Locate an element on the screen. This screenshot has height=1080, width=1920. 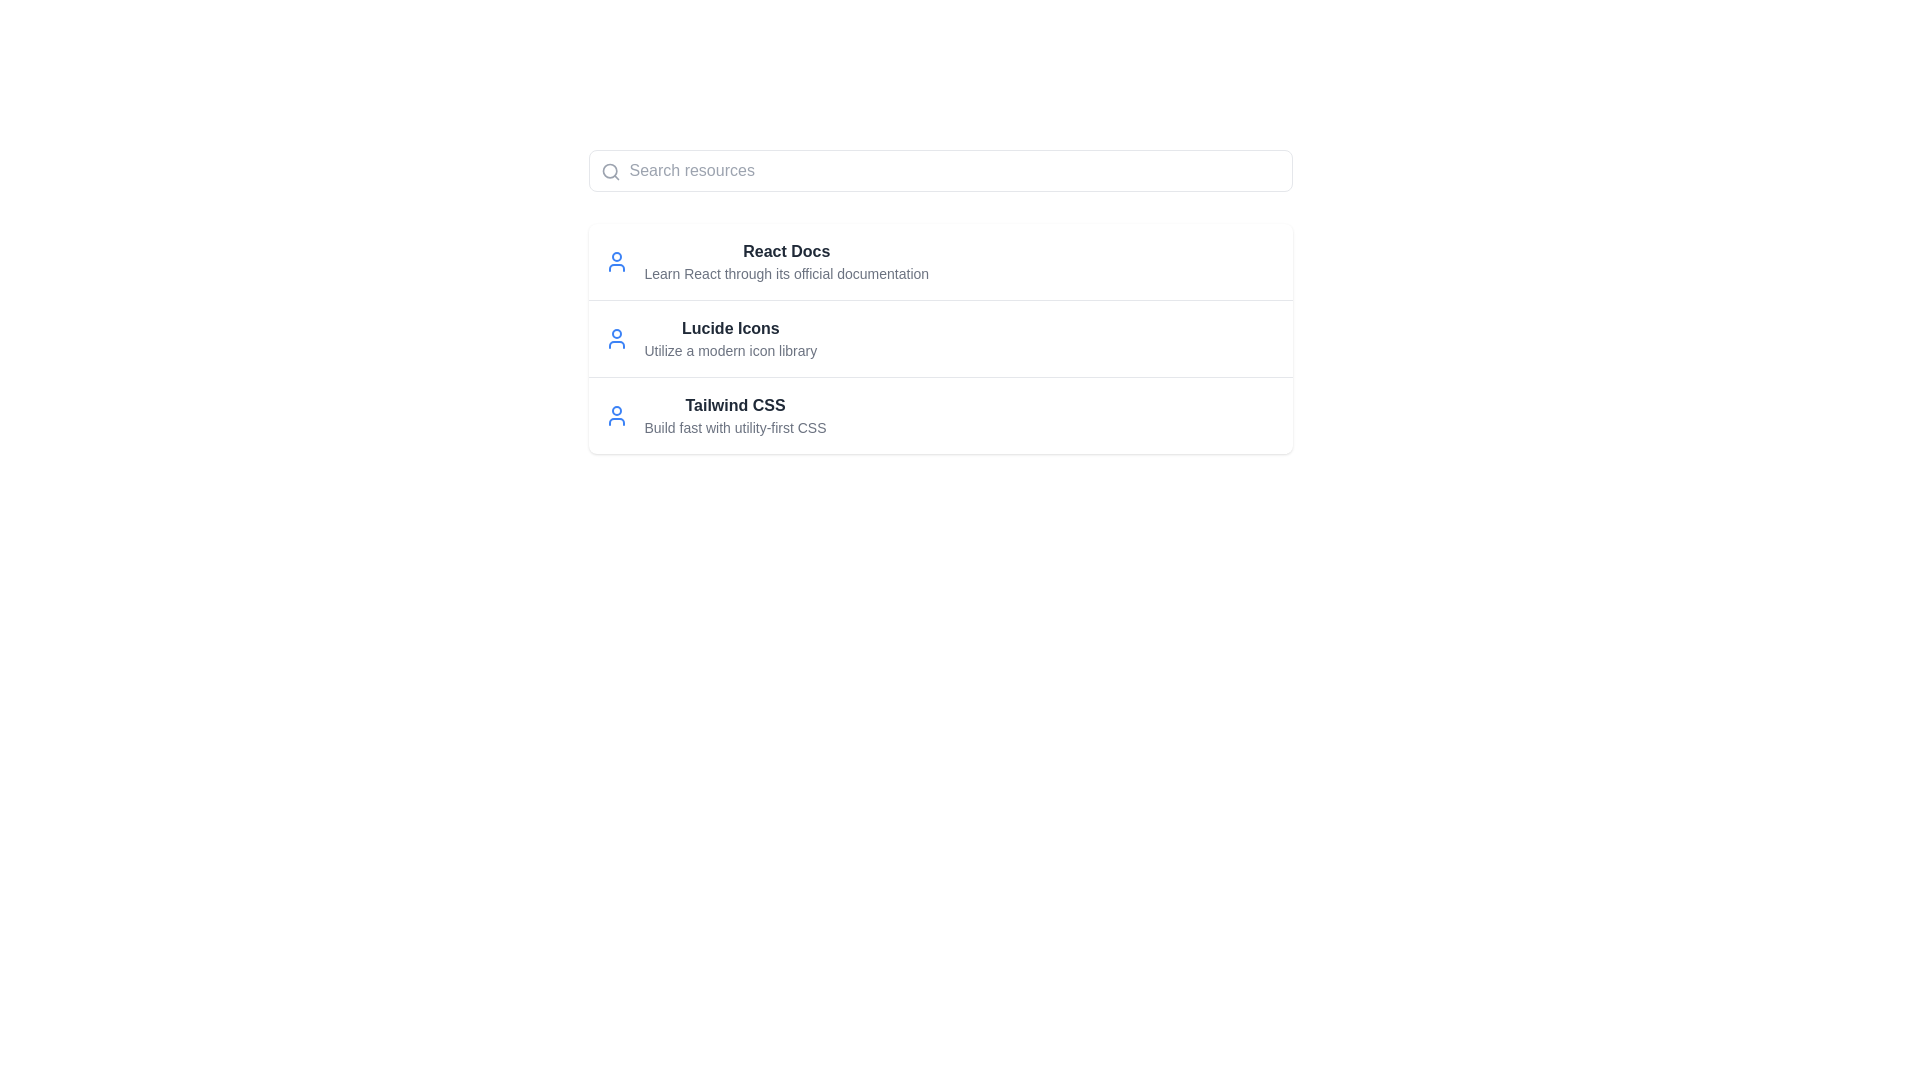
the static textual description providing additional information about the functionality or purpose of the 'Lucide Icons', which is located below the bolded title within the second item of the vertical list is located at coordinates (729, 350).